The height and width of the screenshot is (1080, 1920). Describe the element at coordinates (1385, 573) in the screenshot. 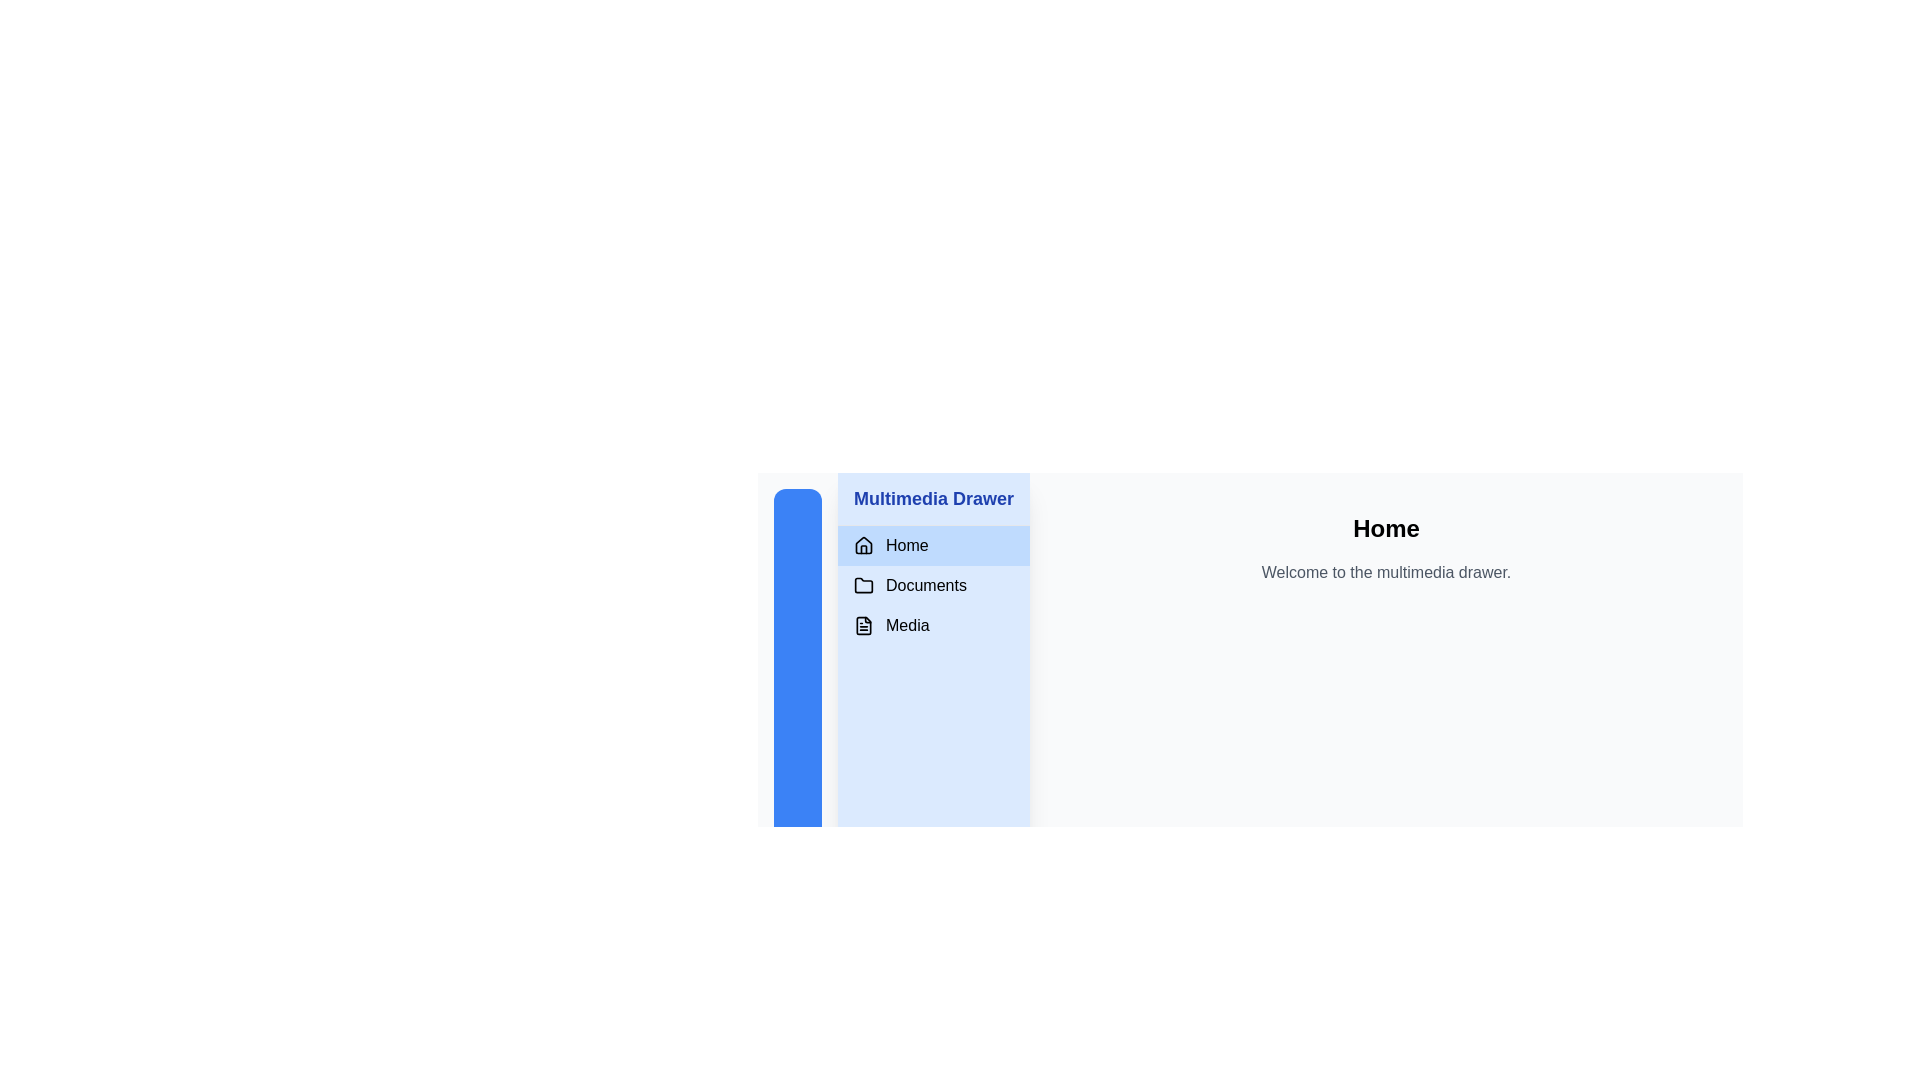

I see `the static text element that provides a welcoming message, positioned centrally below the 'Home' heading` at that location.